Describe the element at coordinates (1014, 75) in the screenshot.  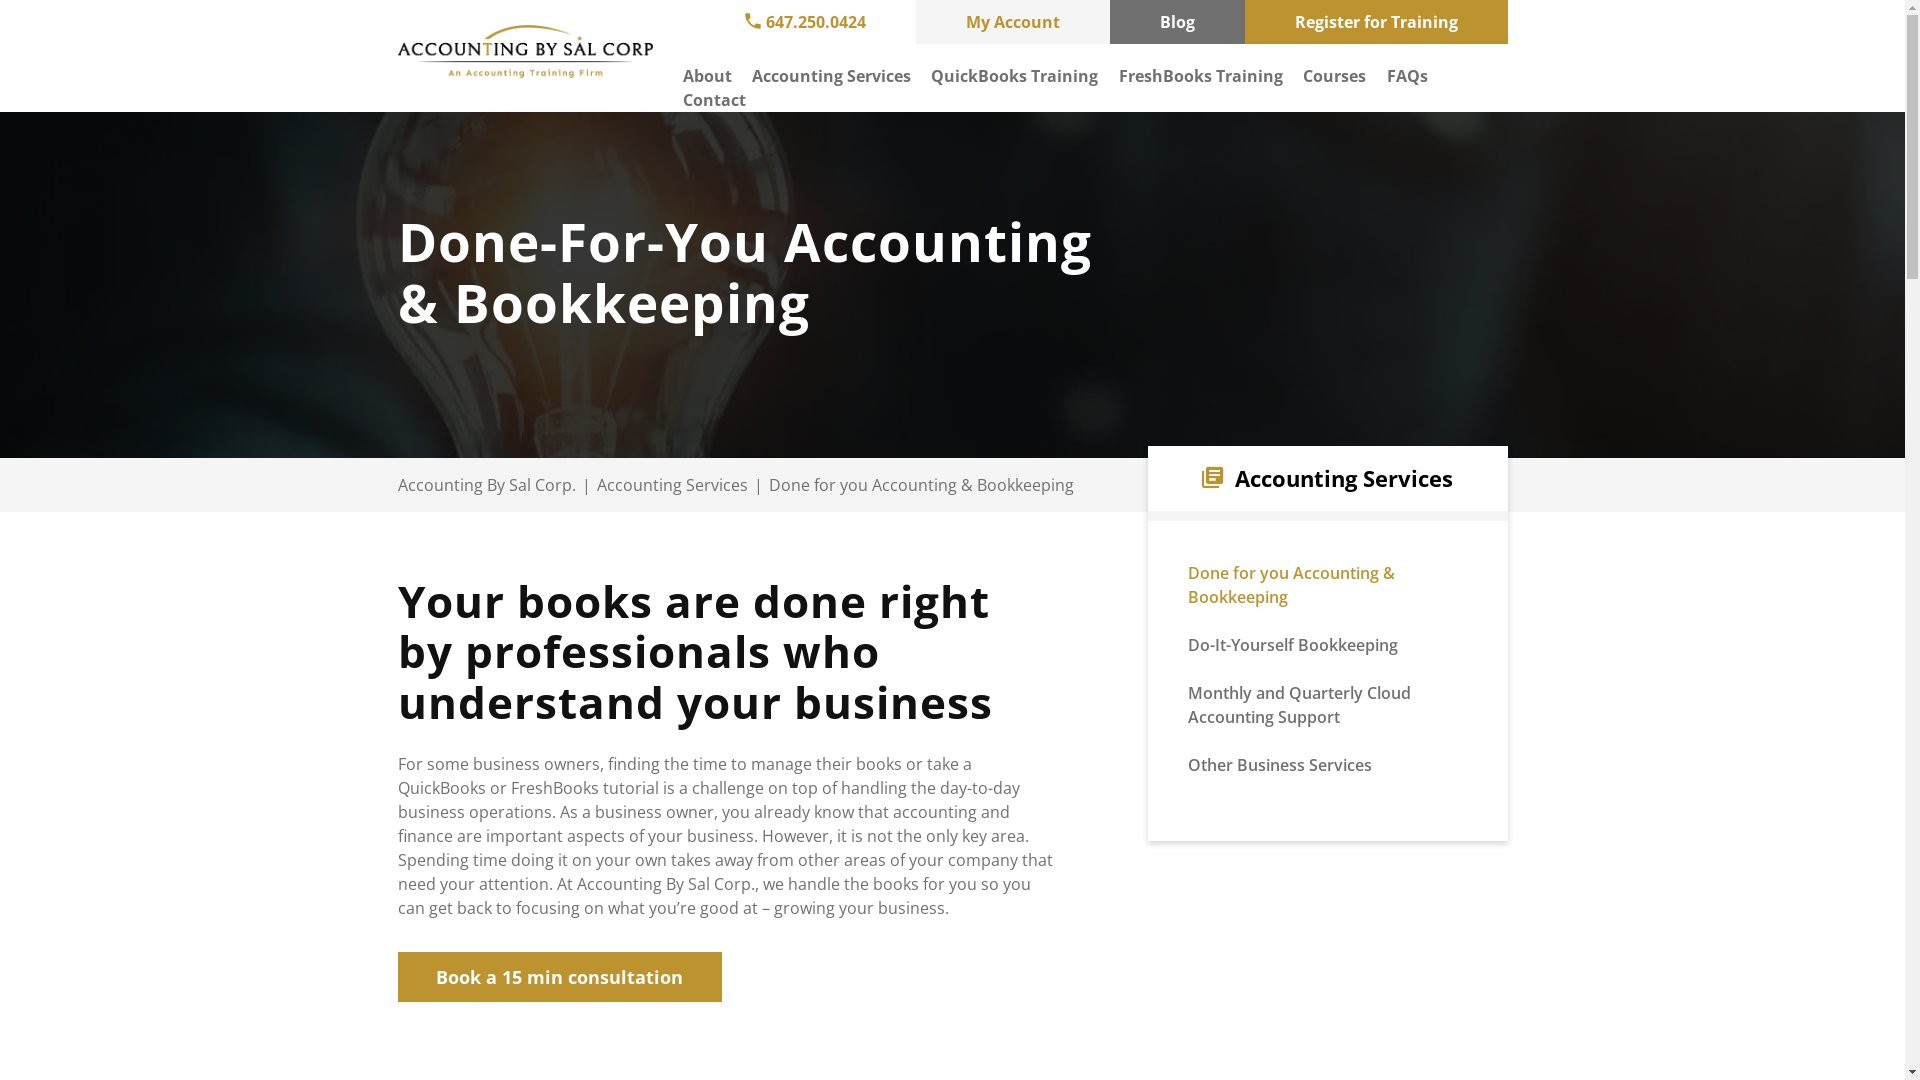
I see `'QuickBooks Training'` at that location.